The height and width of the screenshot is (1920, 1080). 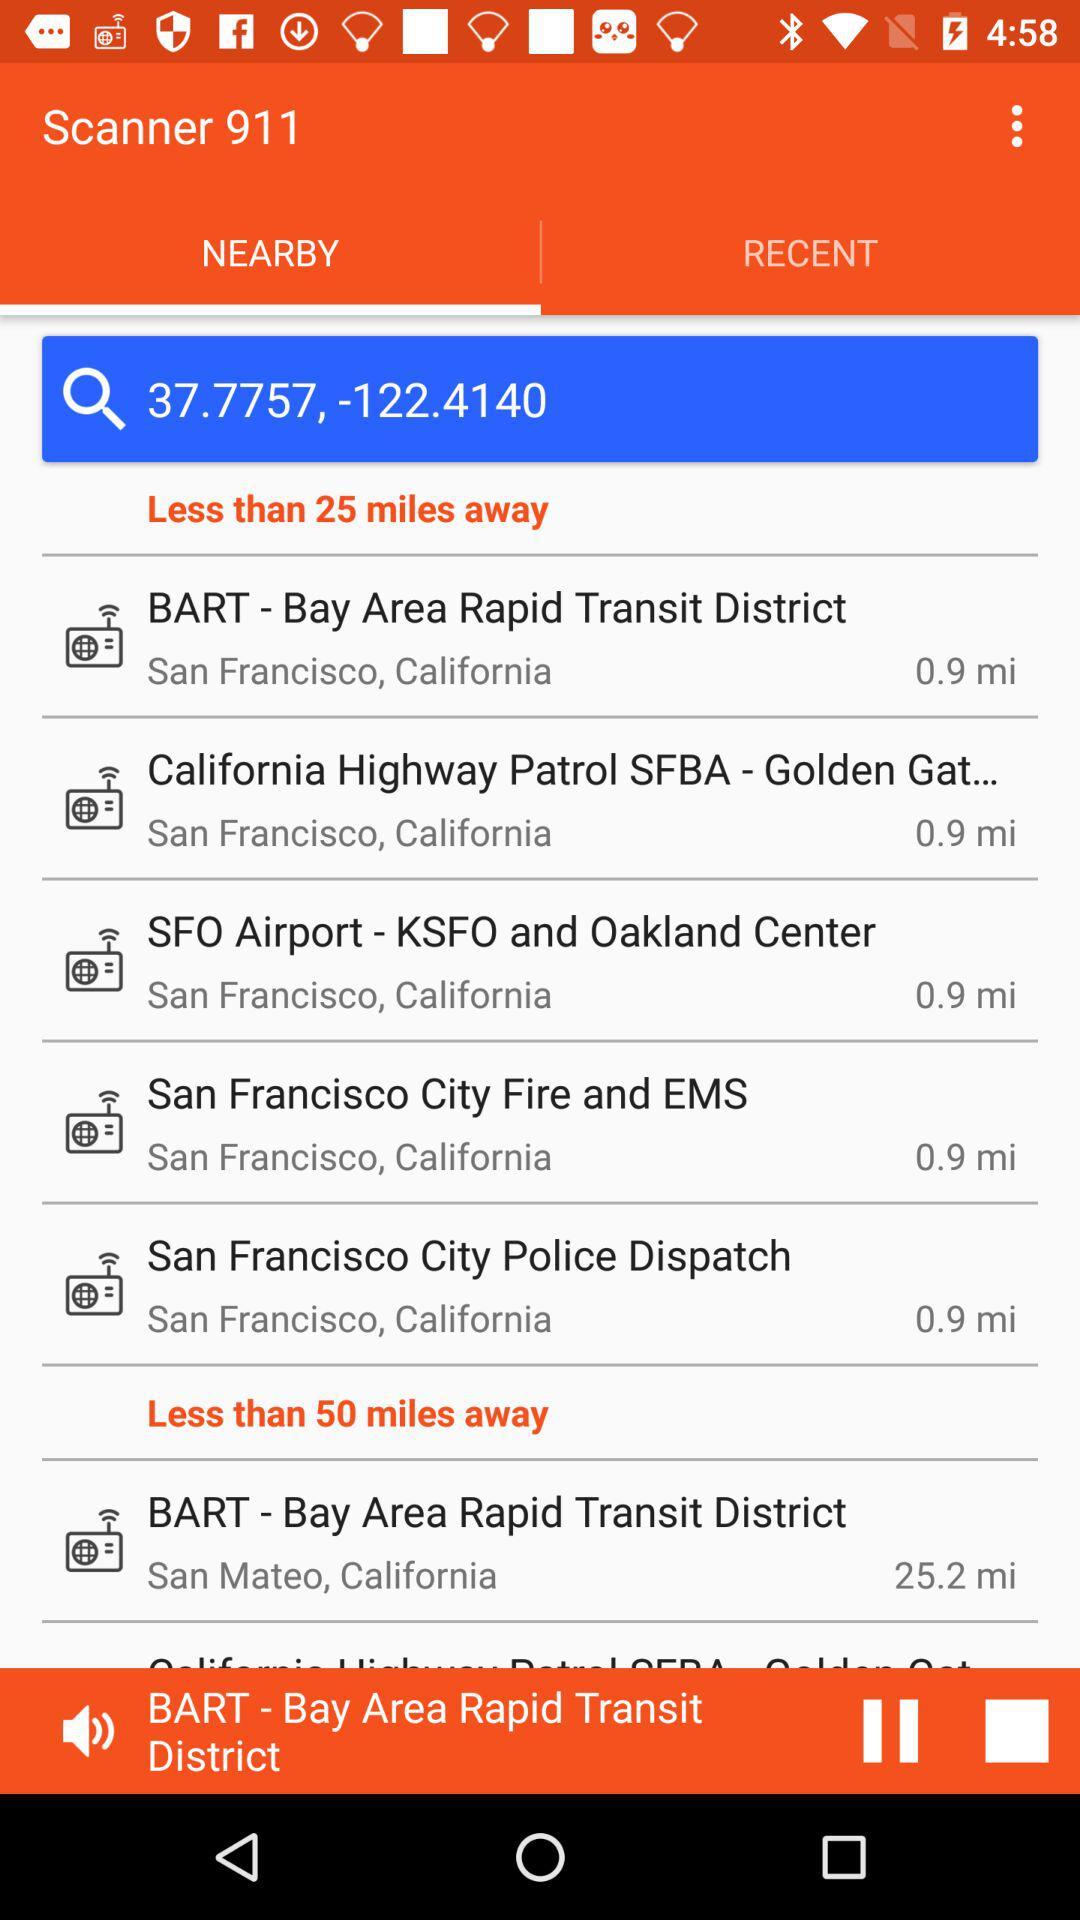 I want to click on pause, so click(x=890, y=1730).